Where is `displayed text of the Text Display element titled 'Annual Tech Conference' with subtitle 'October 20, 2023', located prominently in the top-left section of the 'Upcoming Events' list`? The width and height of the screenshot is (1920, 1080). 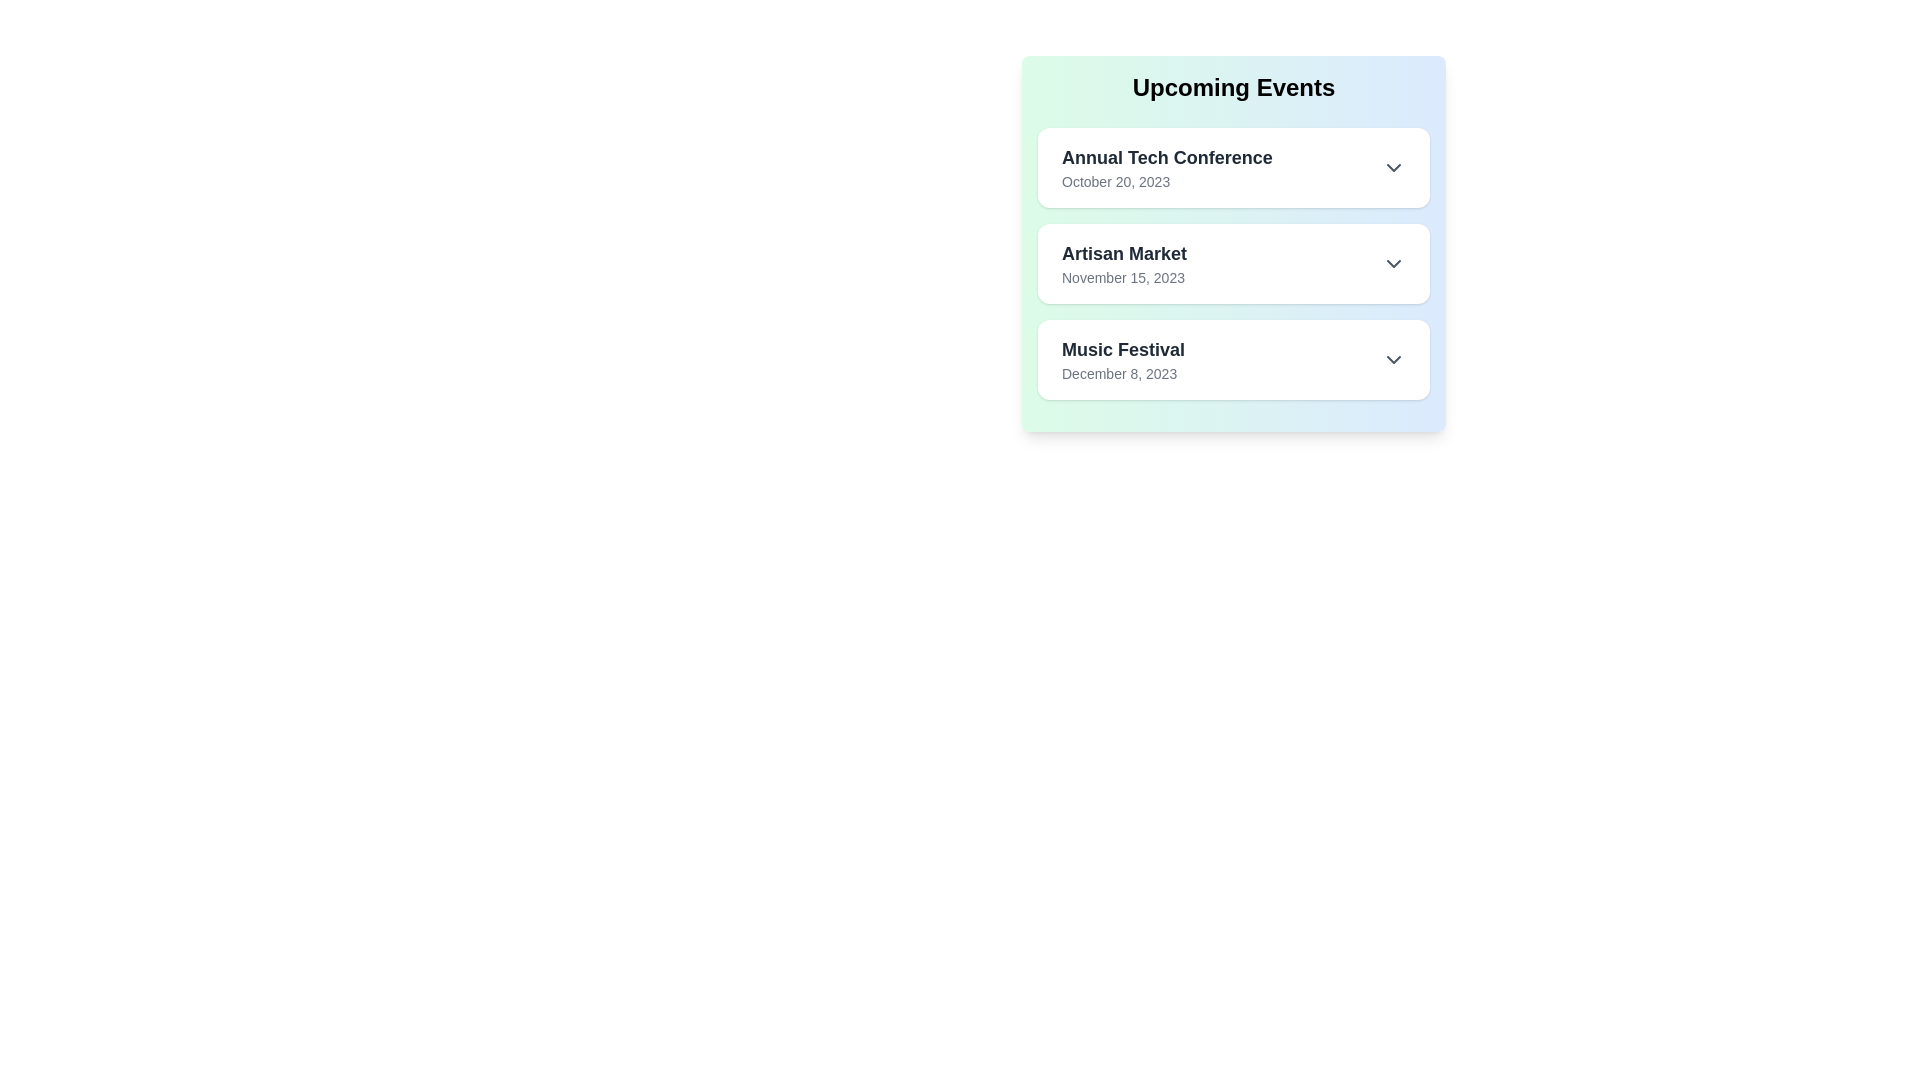 displayed text of the Text Display element titled 'Annual Tech Conference' with subtitle 'October 20, 2023', located prominently in the top-left section of the 'Upcoming Events' list is located at coordinates (1167, 167).